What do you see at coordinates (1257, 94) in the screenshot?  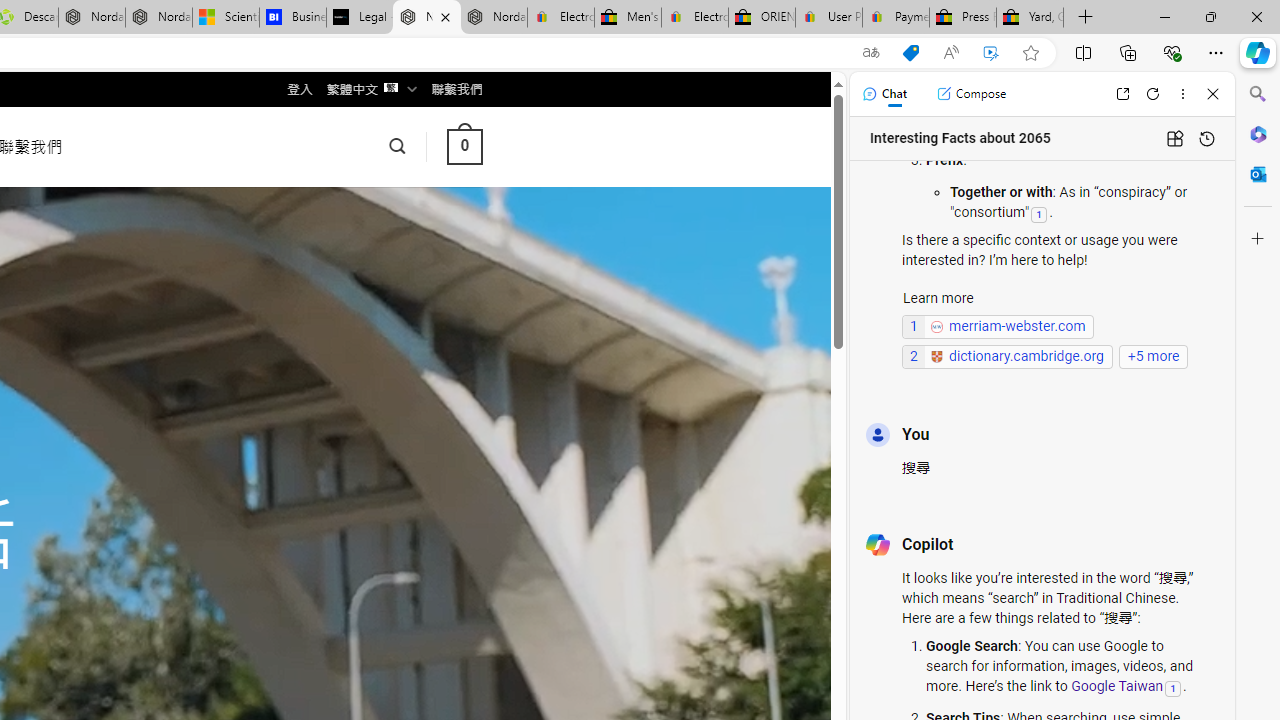 I see `'Minimize Search pane'` at bounding box center [1257, 94].